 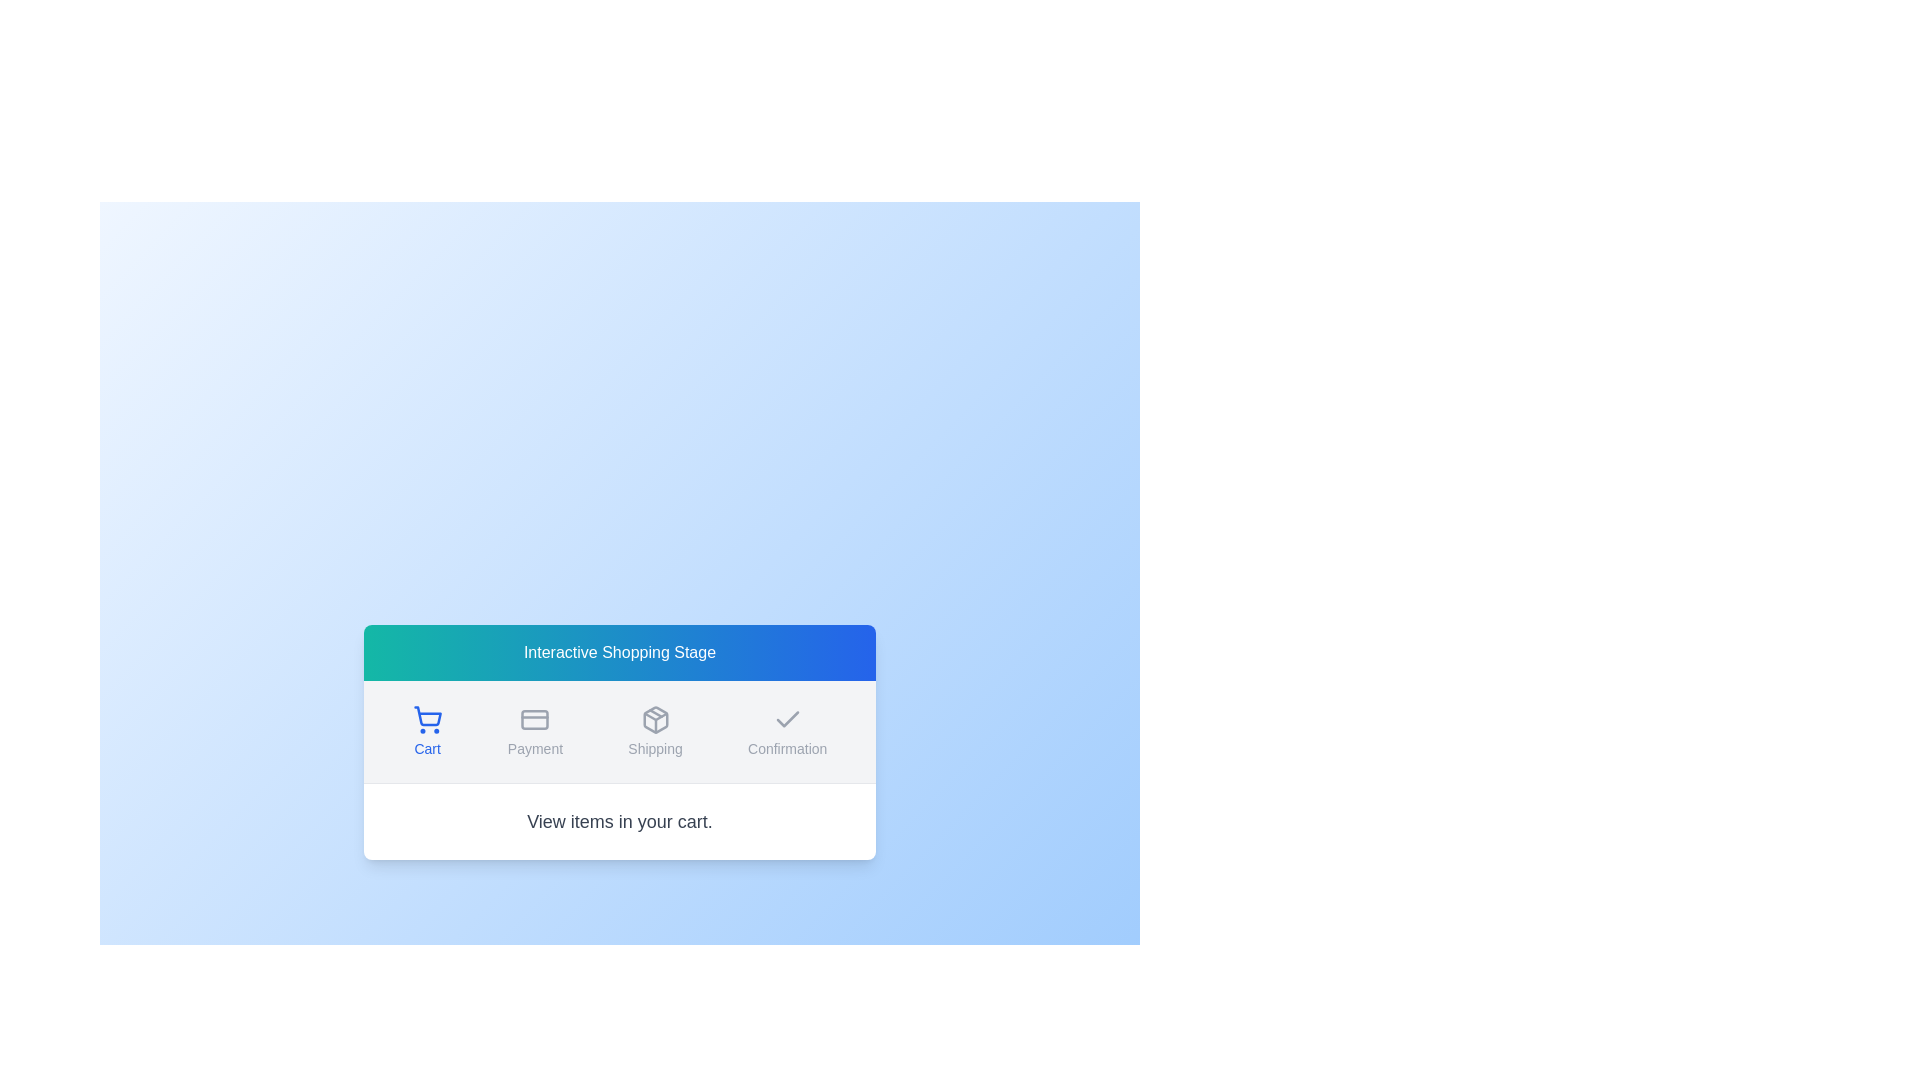 What do you see at coordinates (426, 731) in the screenshot?
I see `the 'Cart' button, which is a small icon with a shopping cart and the label 'Cart', located under the 'Interactive Shopping Stage' header` at bounding box center [426, 731].